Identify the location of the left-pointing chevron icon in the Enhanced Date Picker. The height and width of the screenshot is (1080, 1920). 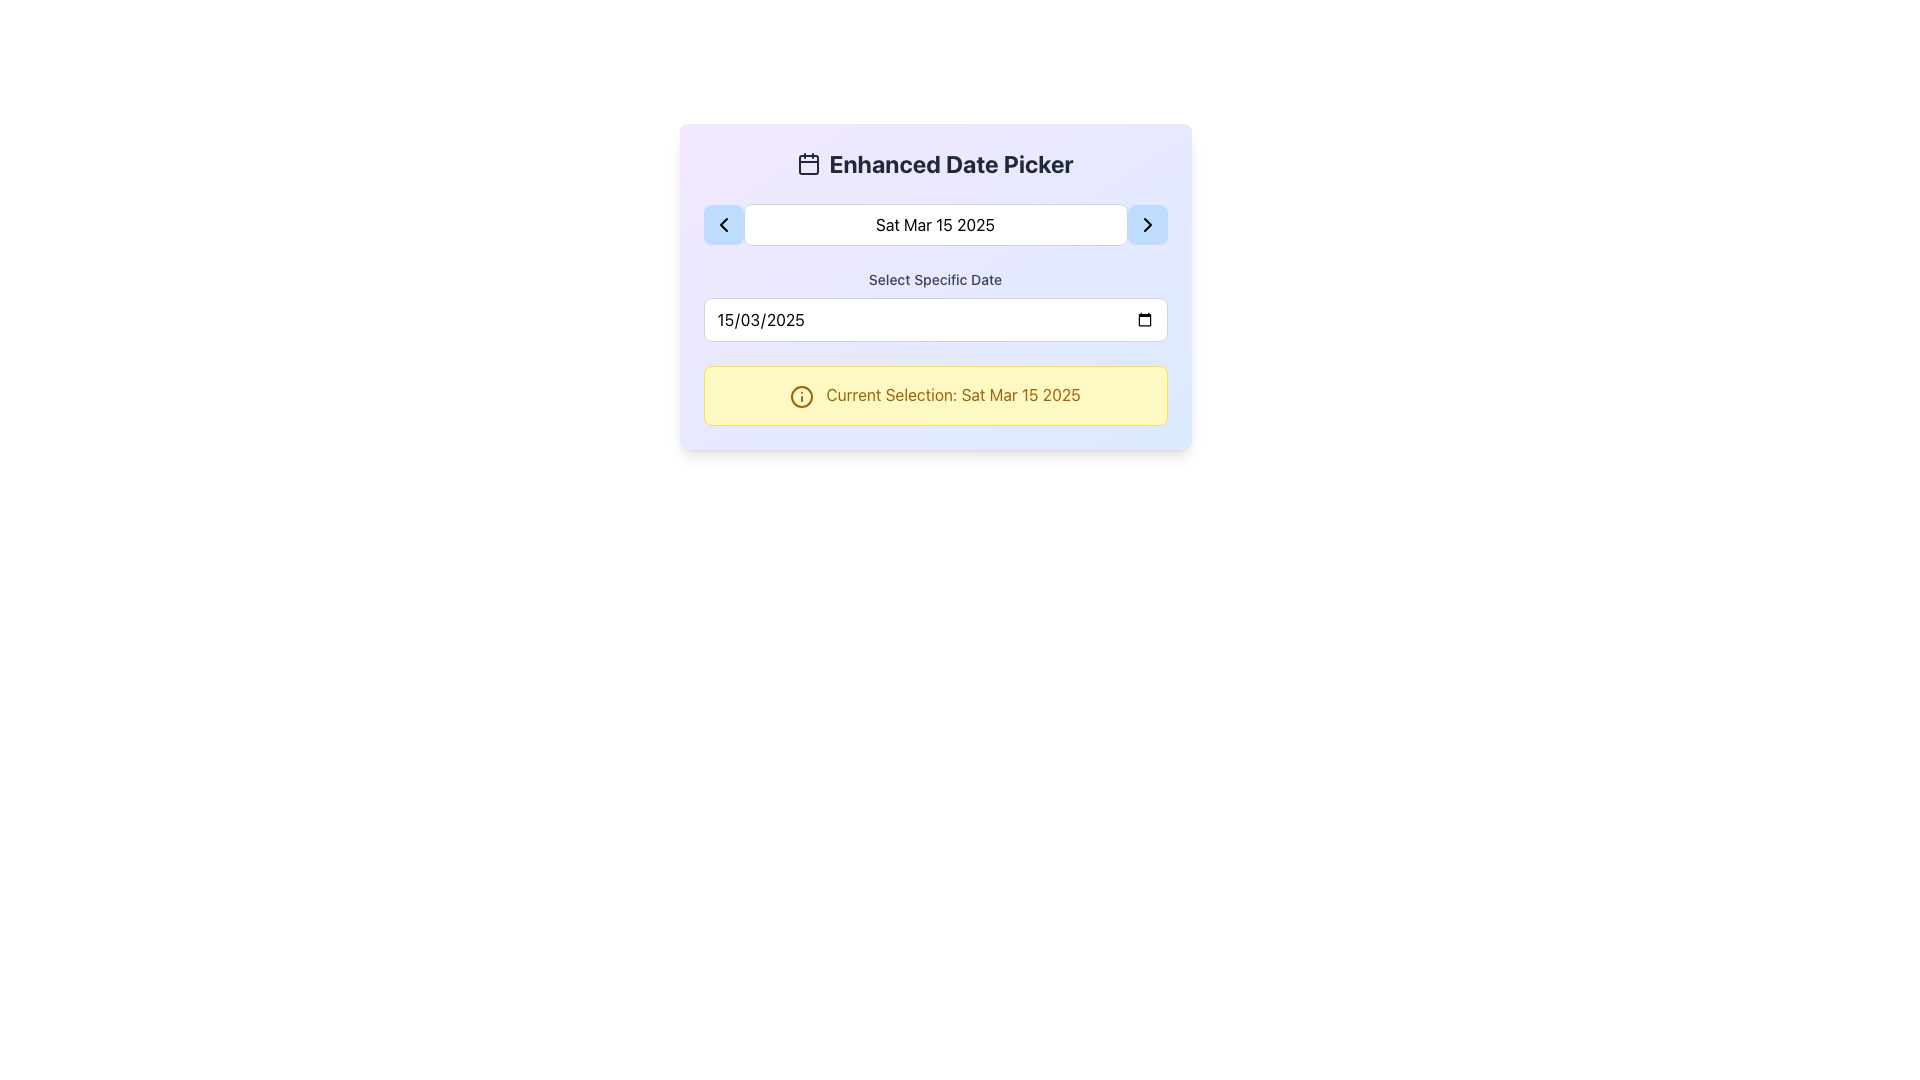
(722, 224).